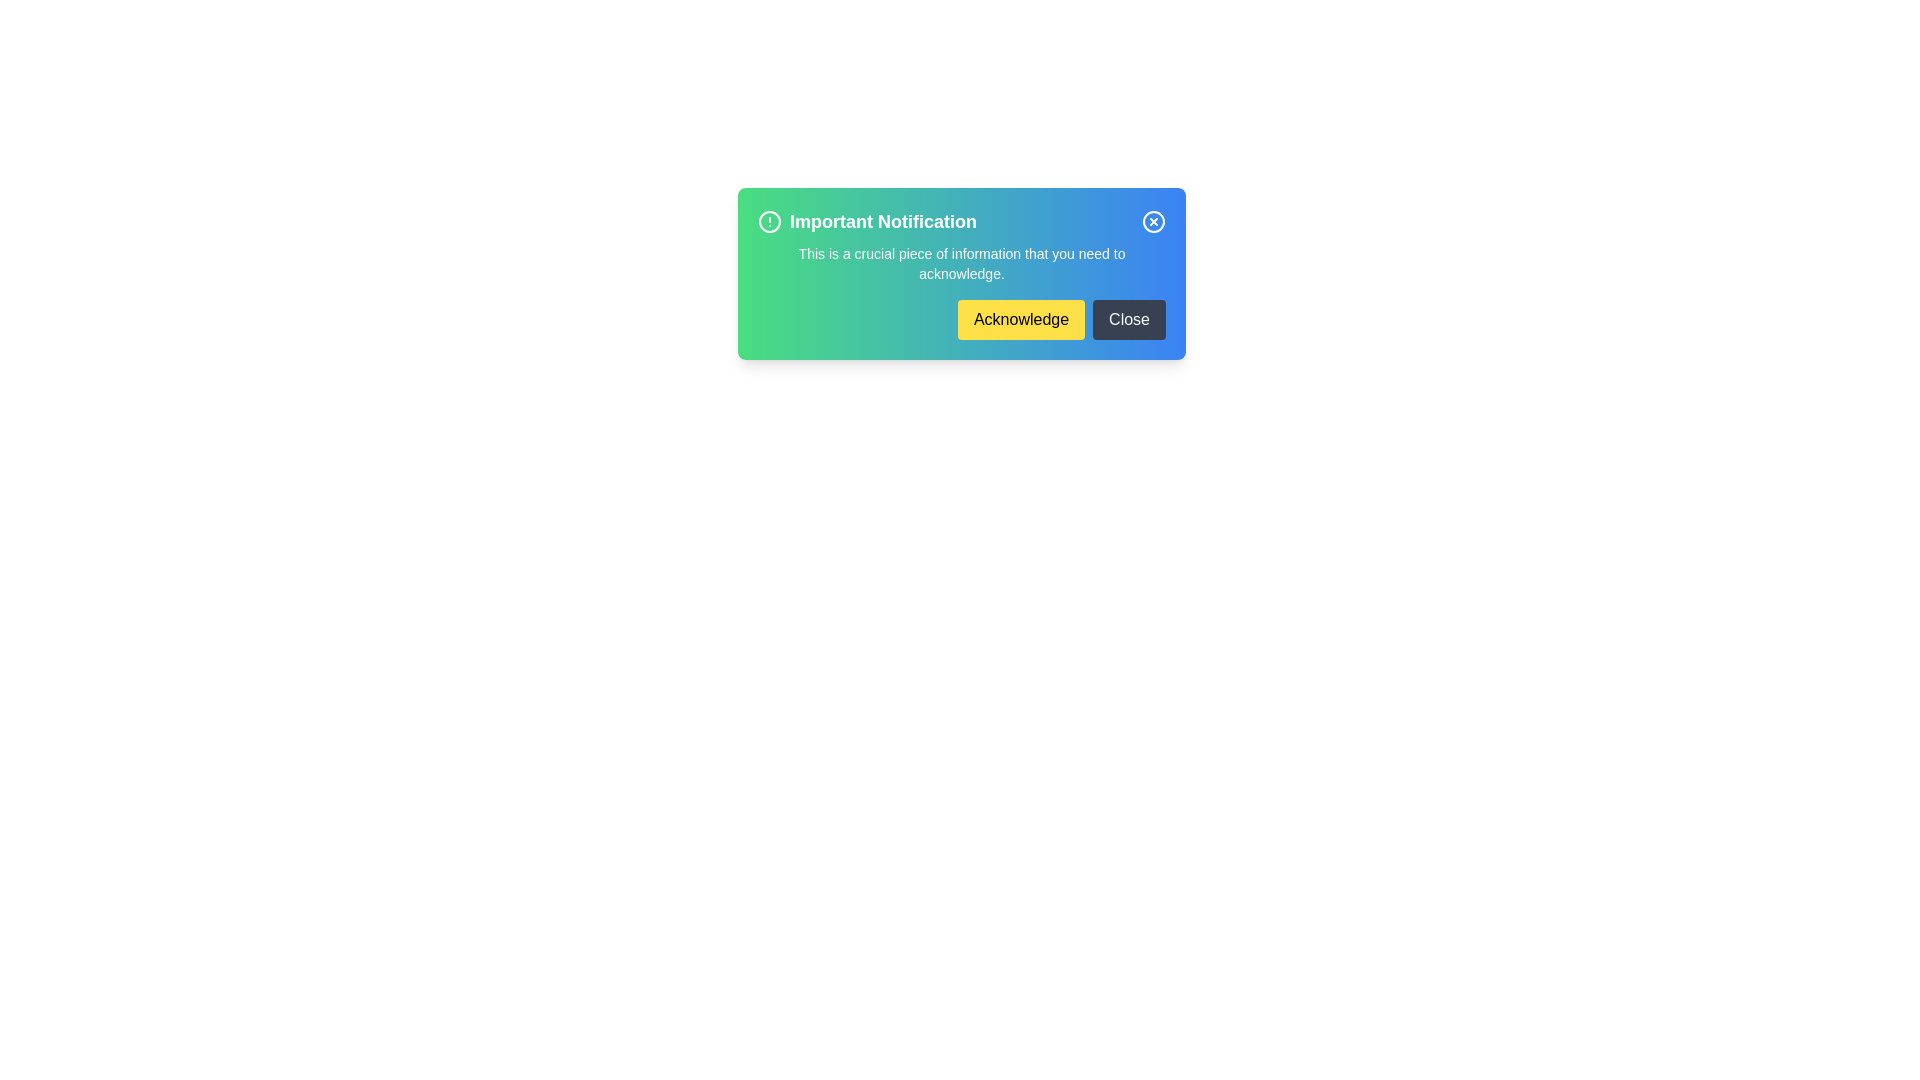  What do you see at coordinates (1153, 222) in the screenshot?
I see `the central circle of the close button located at the top-right corner of the notification banner` at bounding box center [1153, 222].